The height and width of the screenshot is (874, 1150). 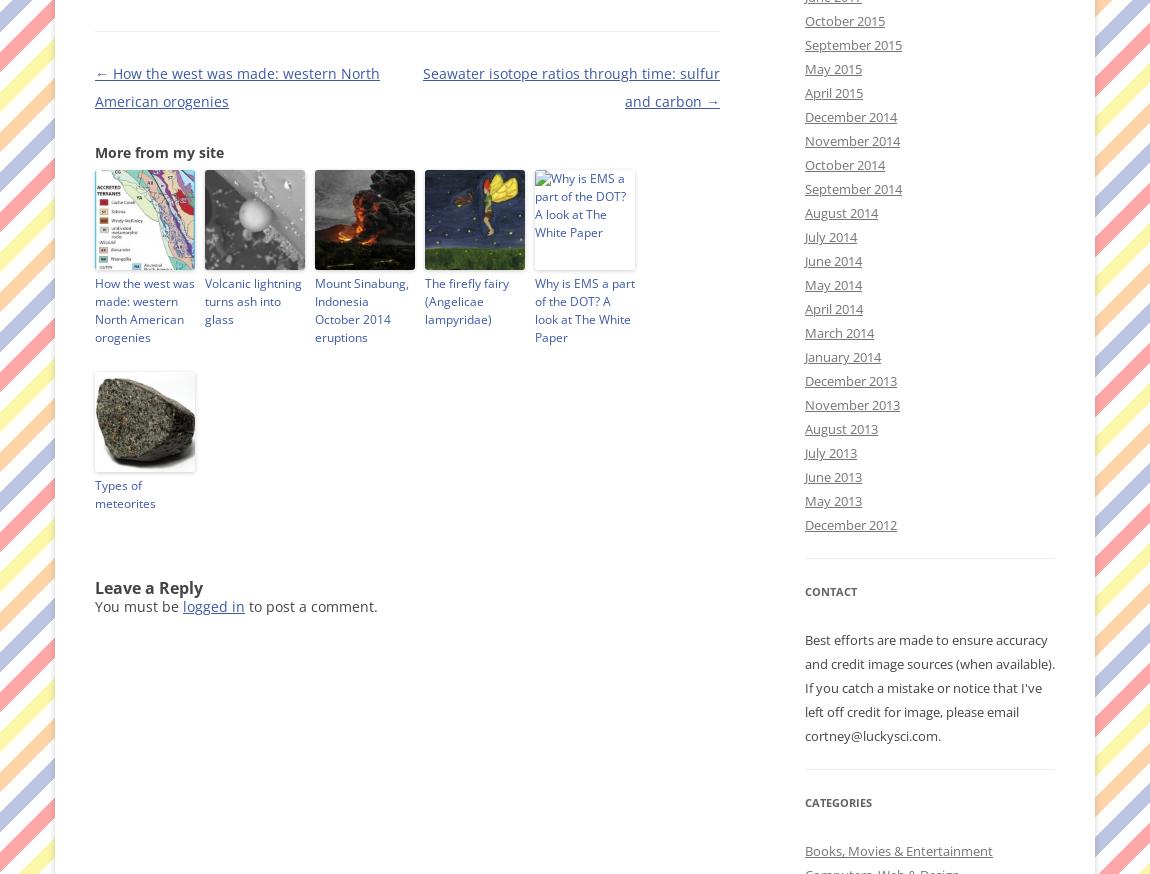 I want to click on 'logged in', so click(x=213, y=605).